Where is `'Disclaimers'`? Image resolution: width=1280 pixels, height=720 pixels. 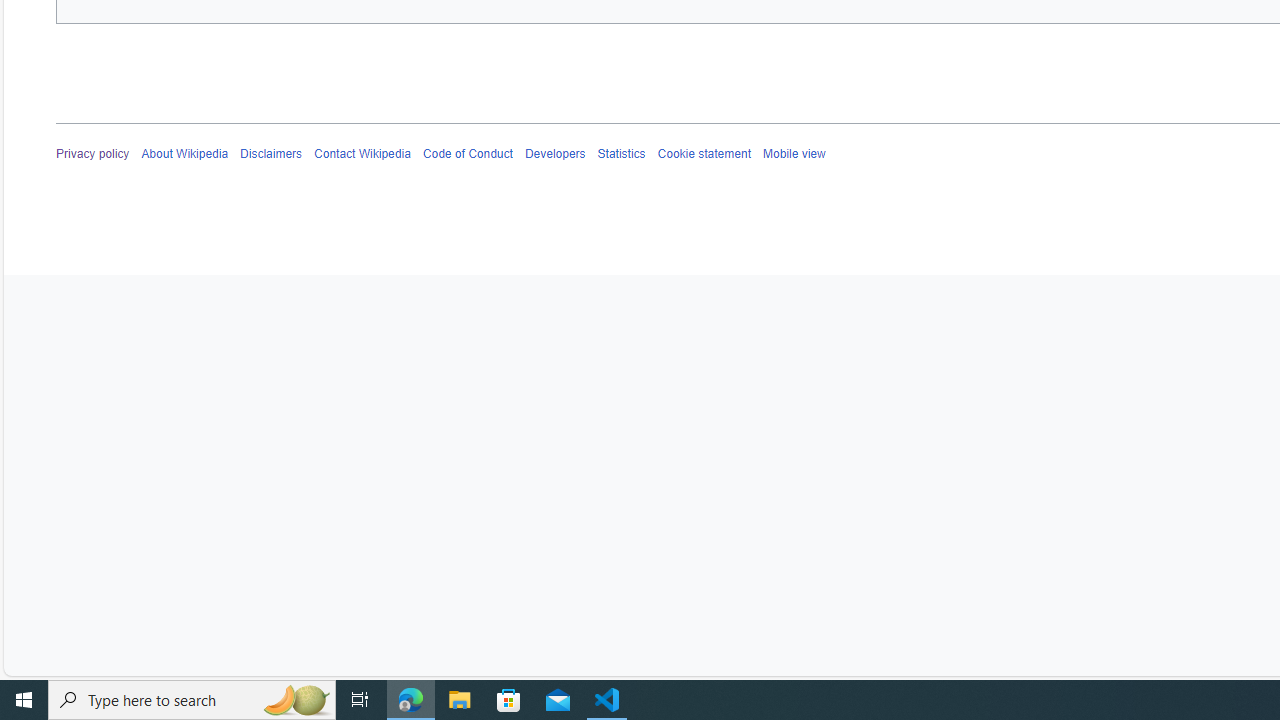 'Disclaimers' is located at coordinates (271, 153).